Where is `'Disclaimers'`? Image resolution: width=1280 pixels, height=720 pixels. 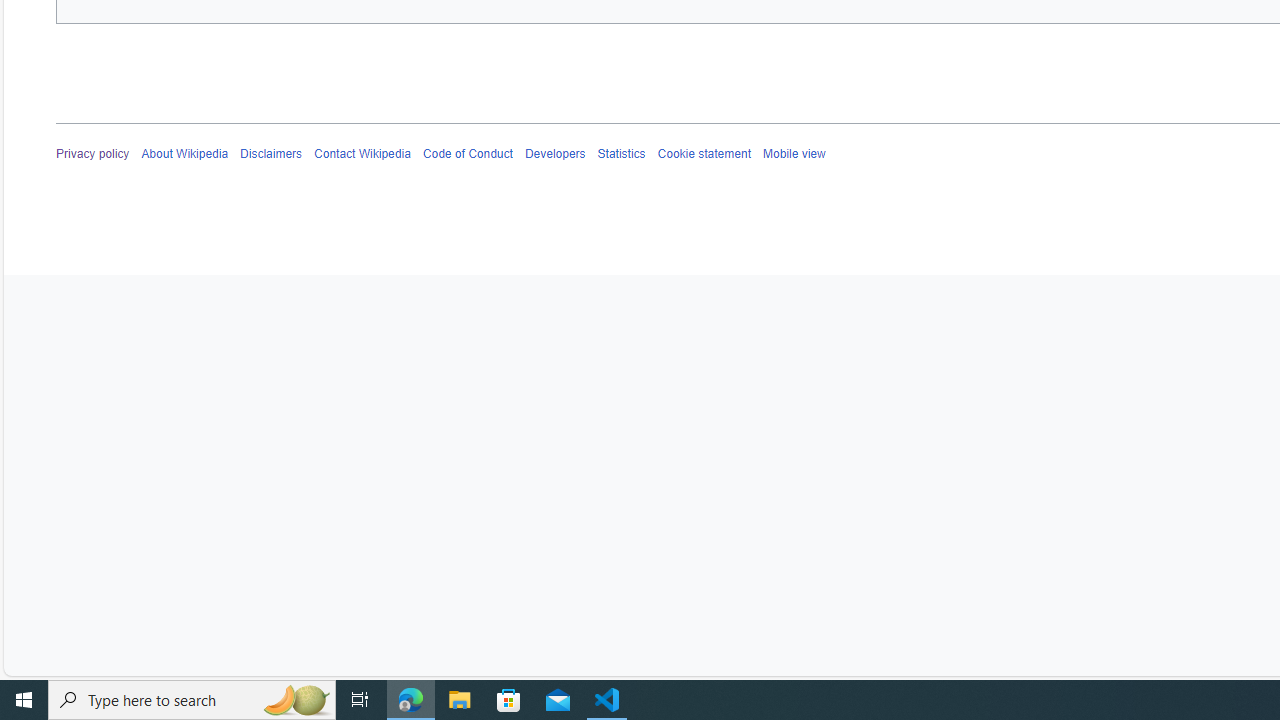 'Disclaimers' is located at coordinates (271, 153).